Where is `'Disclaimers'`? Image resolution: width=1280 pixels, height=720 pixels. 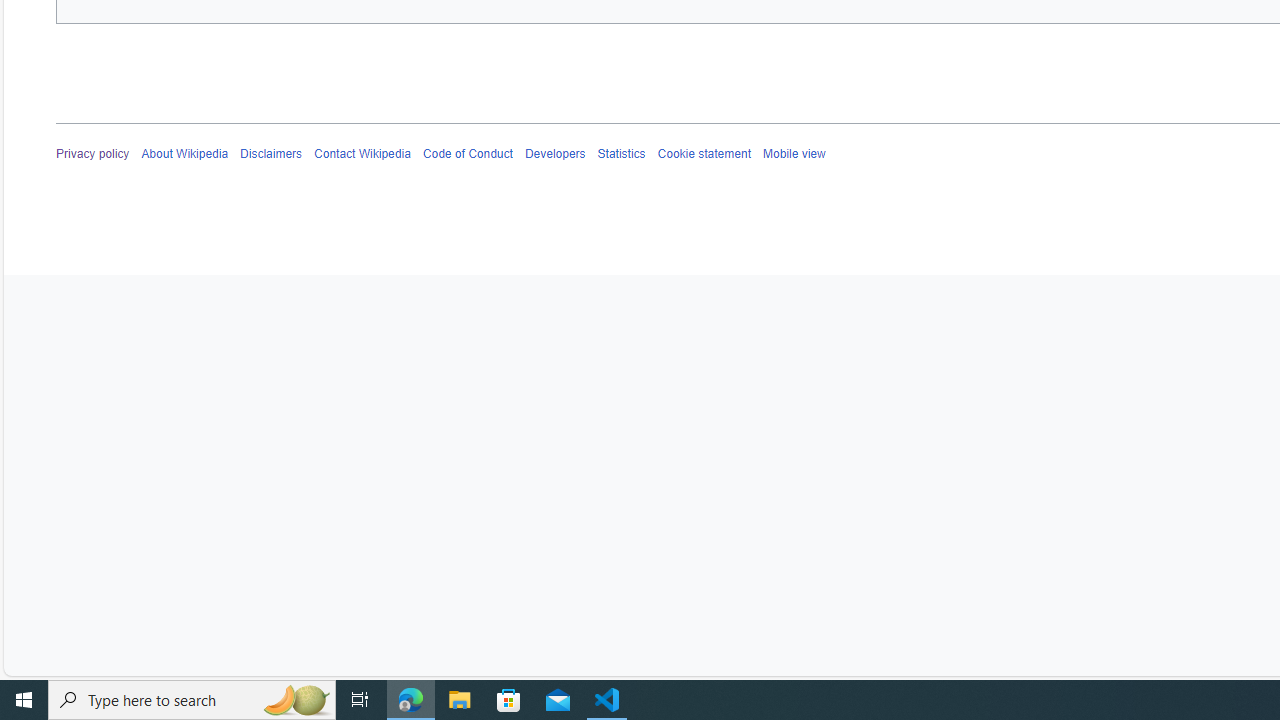 'Disclaimers' is located at coordinates (271, 153).